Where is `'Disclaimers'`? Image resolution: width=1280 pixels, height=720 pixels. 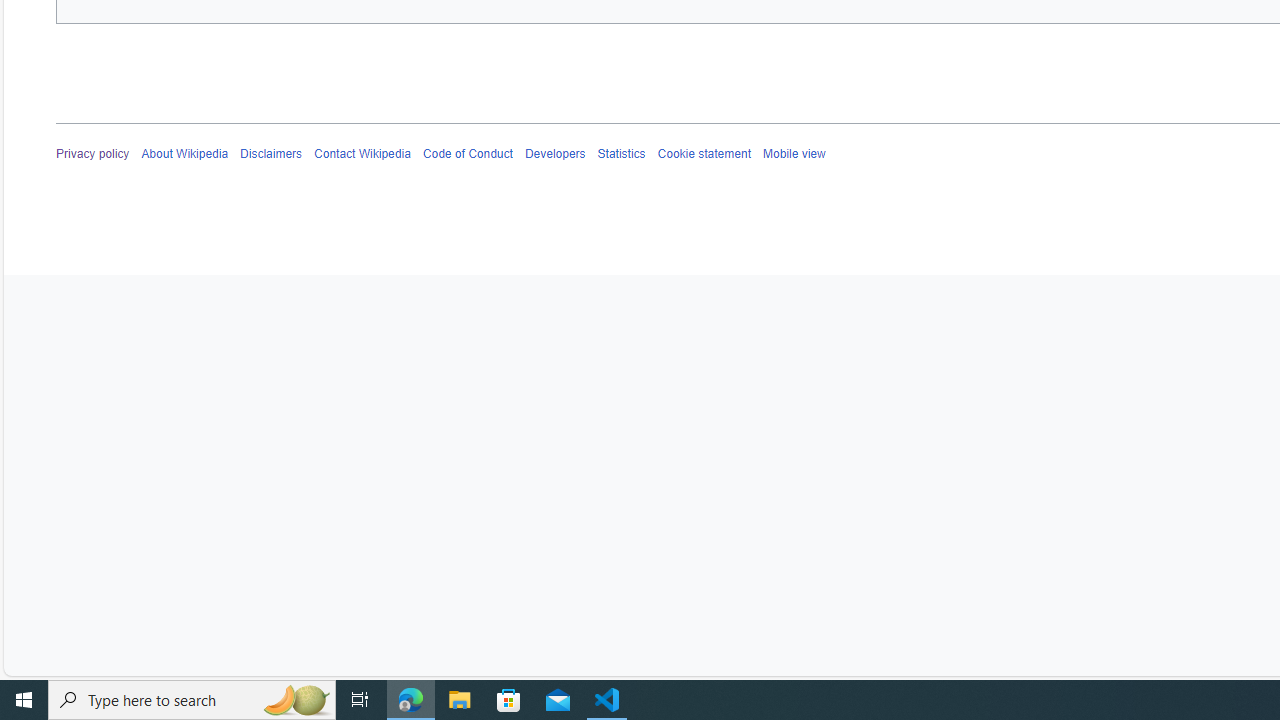 'Disclaimers' is located at coordinates (271, 153).